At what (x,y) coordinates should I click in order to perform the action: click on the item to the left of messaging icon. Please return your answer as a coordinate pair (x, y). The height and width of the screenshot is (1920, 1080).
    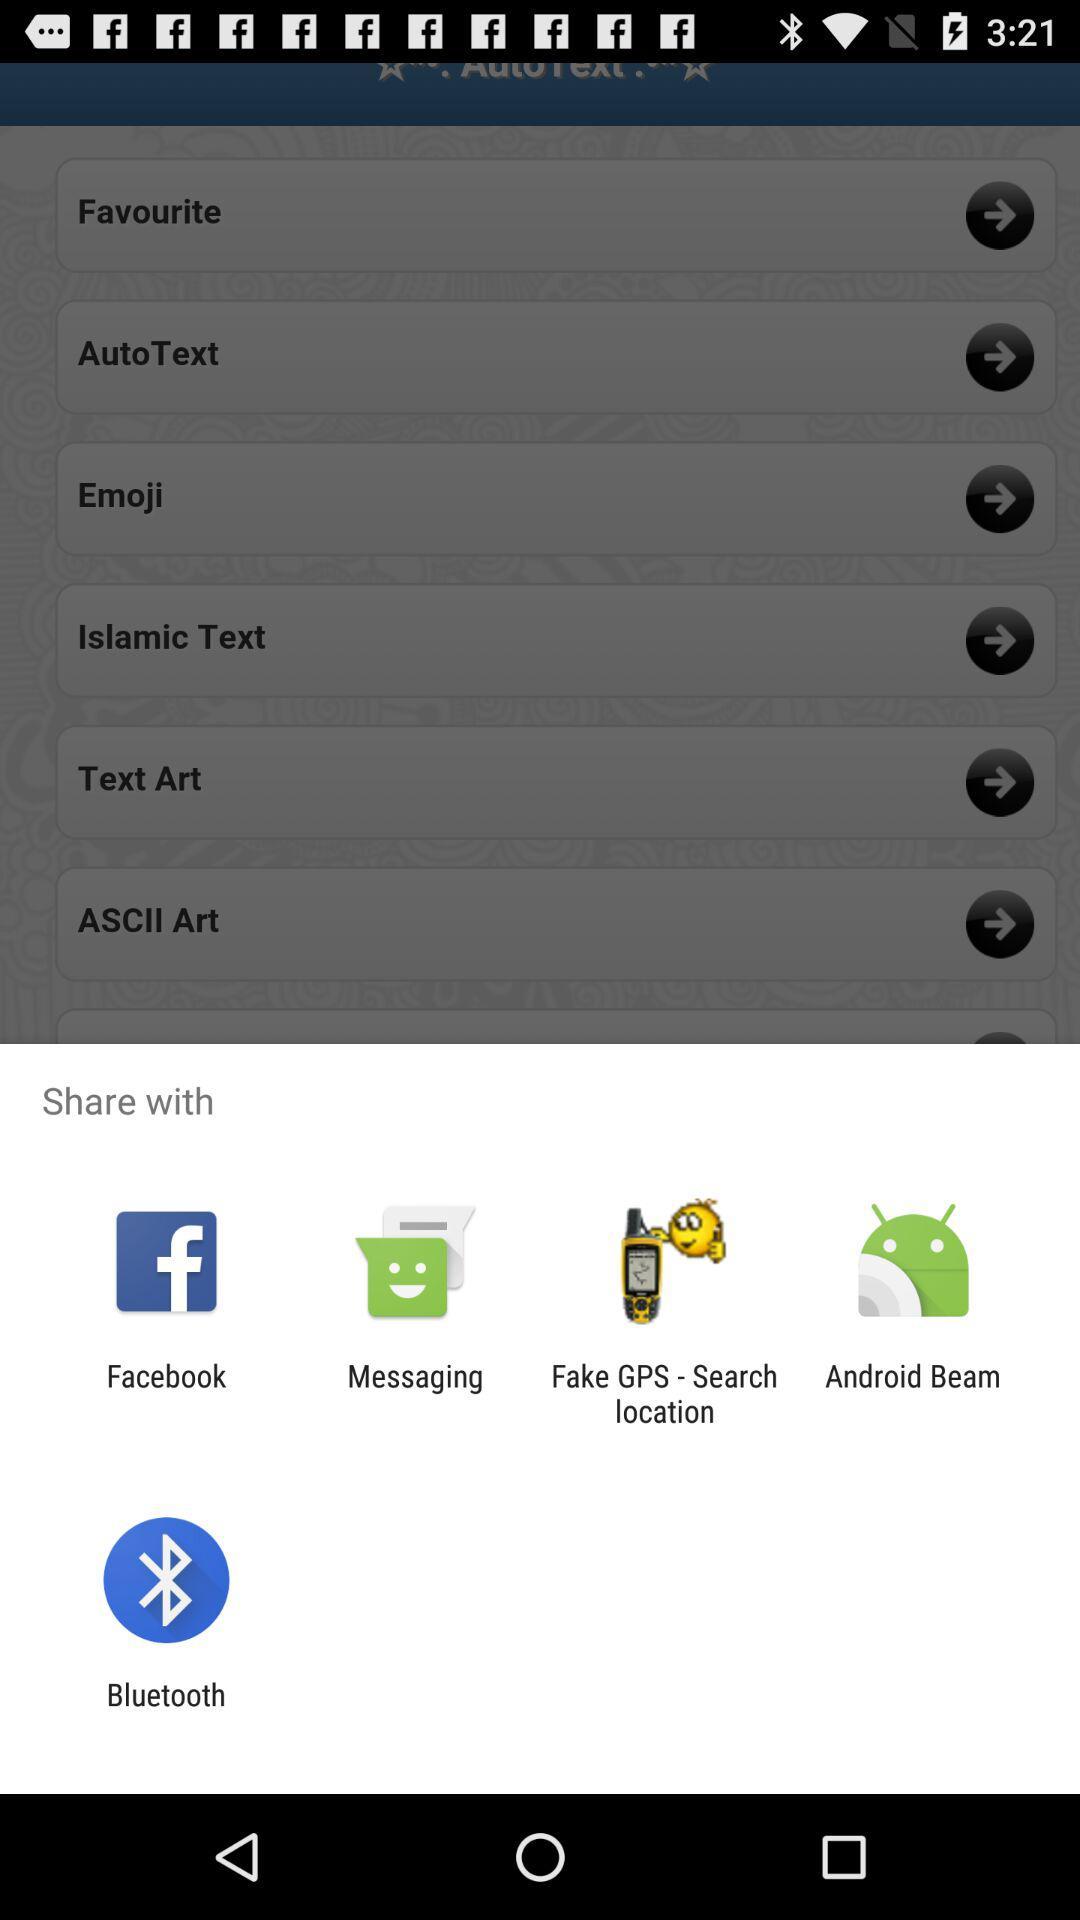
    Looking at the image, I should click on (165, 1392).